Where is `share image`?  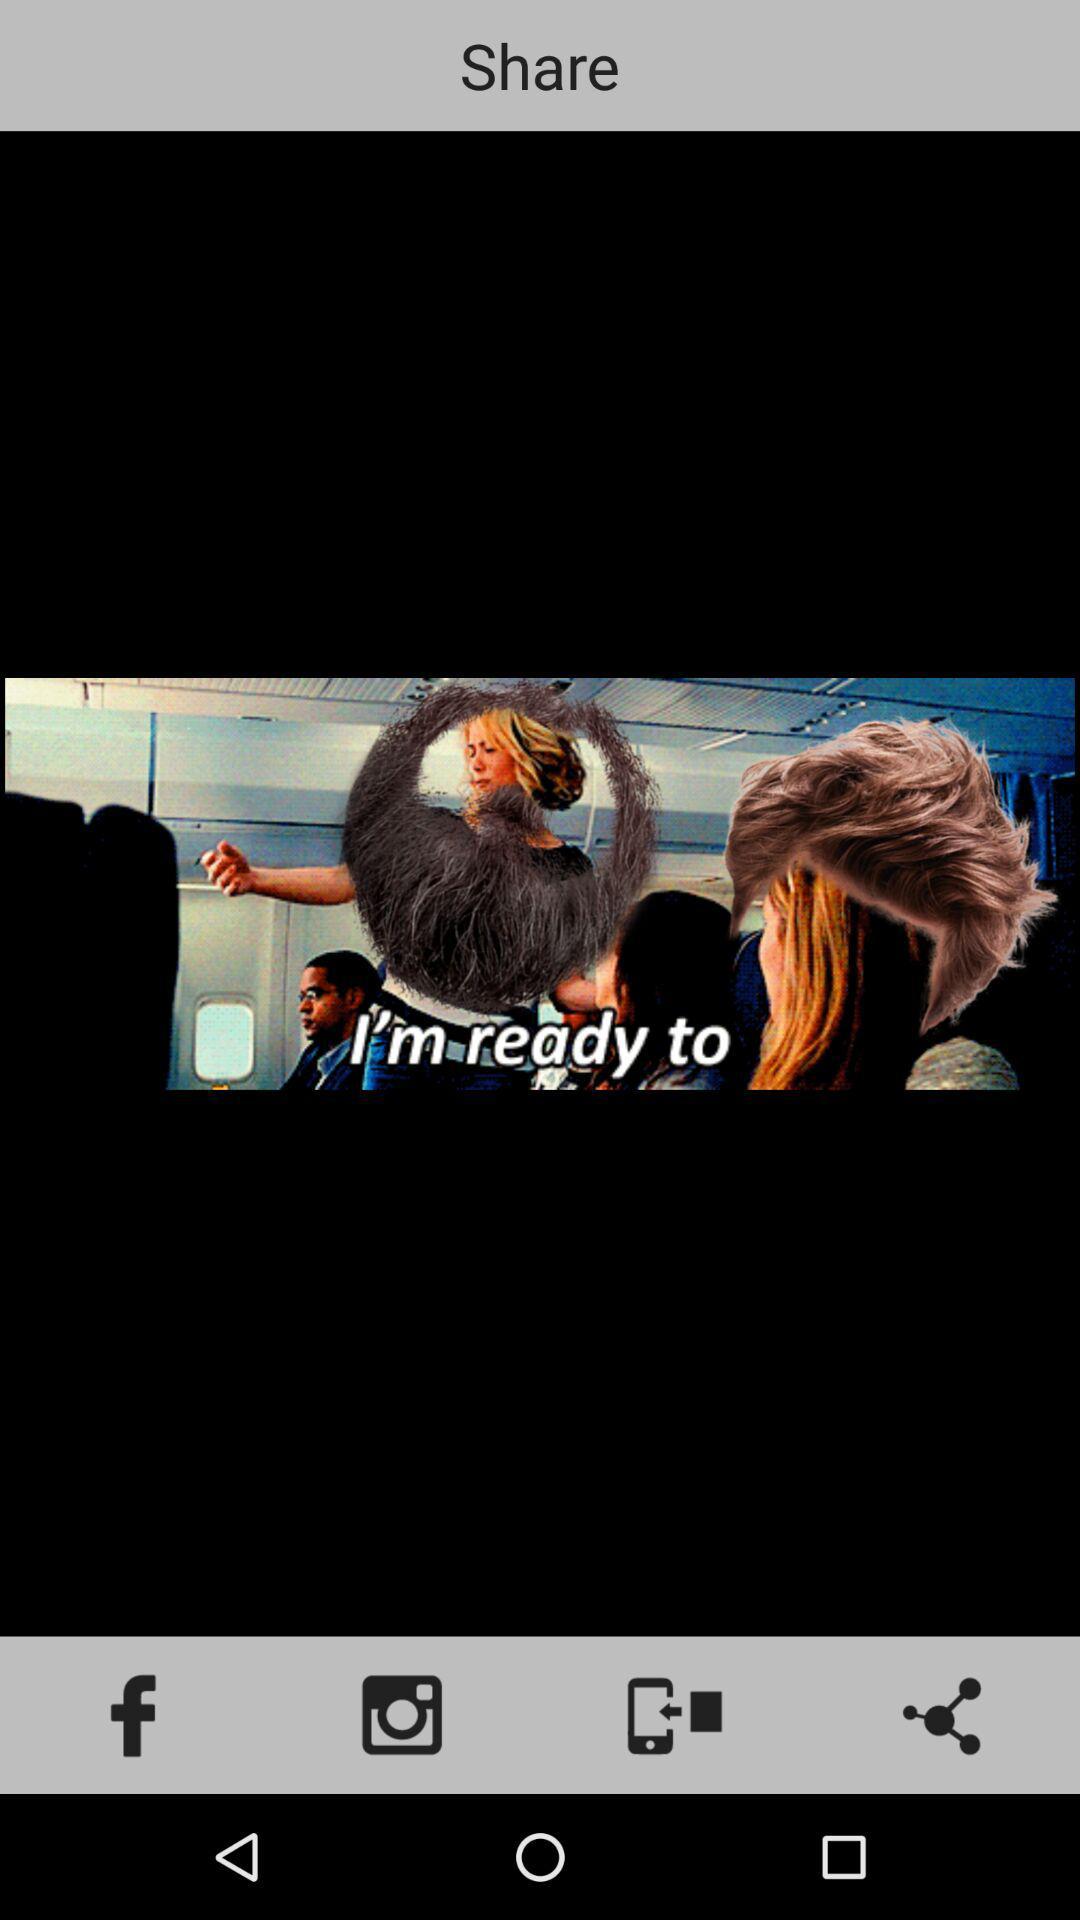 share image is located at coordinates (945, 1714).